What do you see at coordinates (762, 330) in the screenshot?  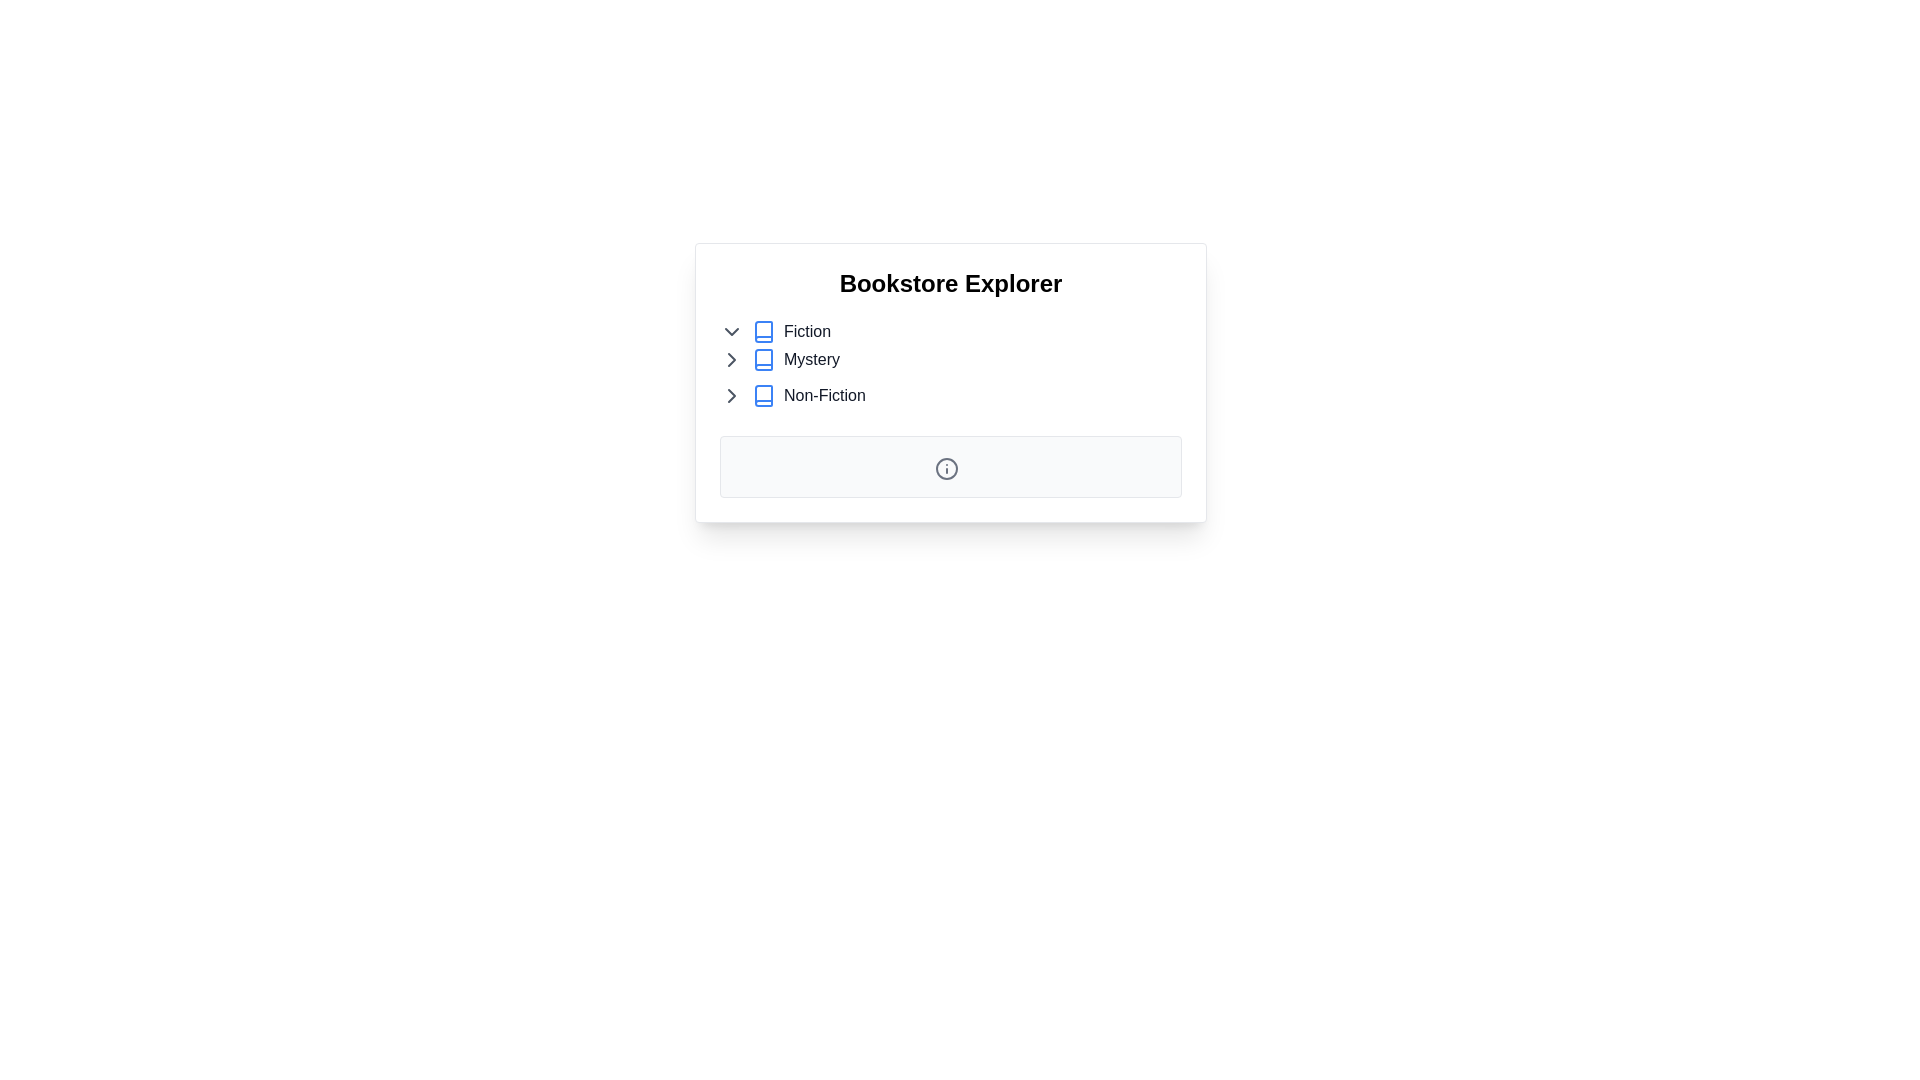 I see `the book icon located to the left of the 'Fiction' text in the 'Bookstore Explorer' vertical list` at bounding box center [762, 330].